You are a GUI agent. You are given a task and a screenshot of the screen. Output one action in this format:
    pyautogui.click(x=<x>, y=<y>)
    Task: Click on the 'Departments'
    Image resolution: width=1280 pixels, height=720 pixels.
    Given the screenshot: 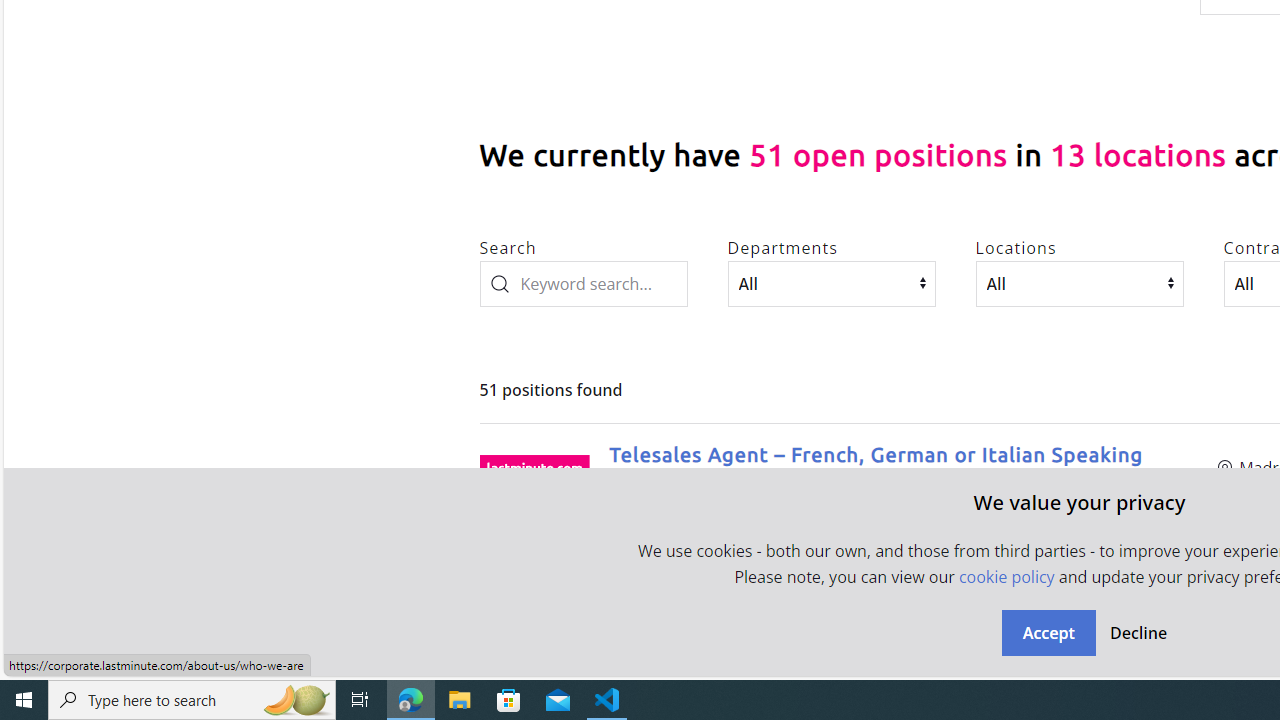 What is the action you would take?
    pyautogui.click(x=831, y=283)
    